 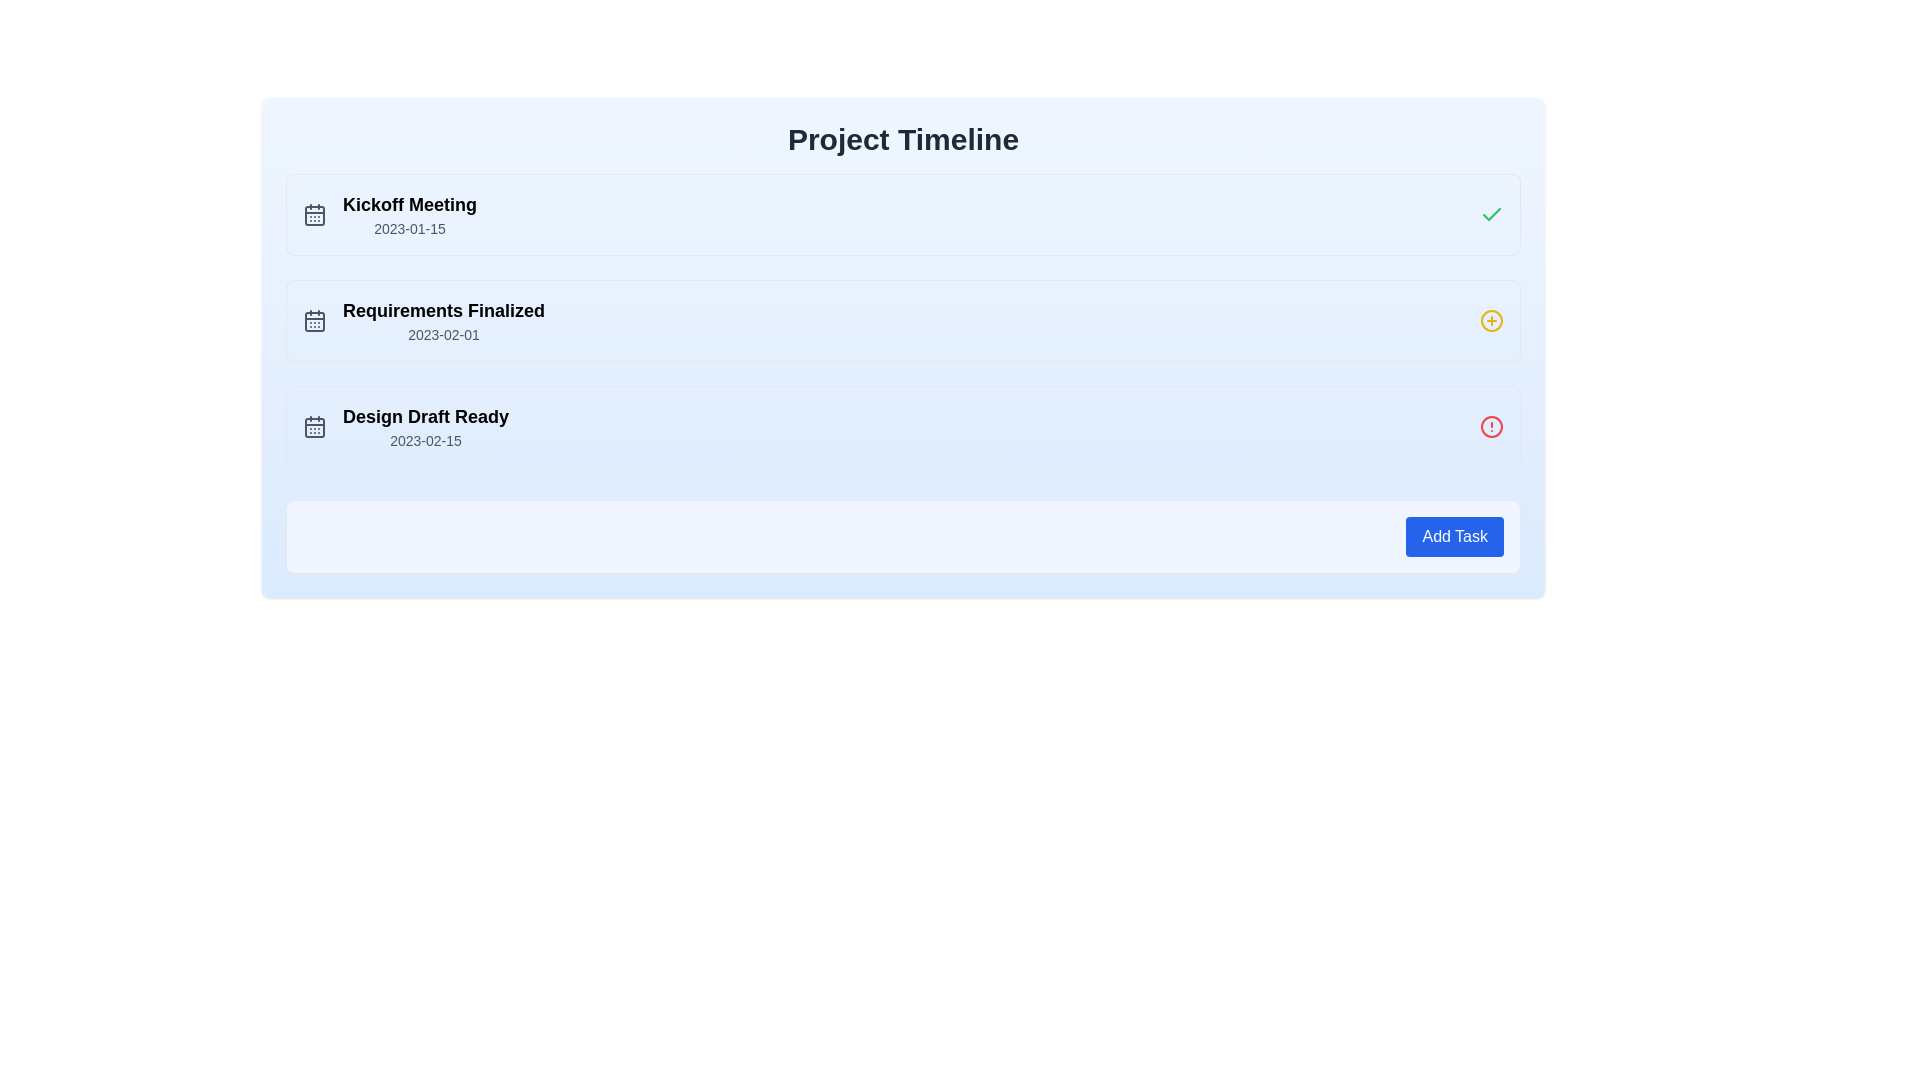 I want to click on the calendar icon representing the date for the 'Design Draft Ready' event in the Project Timeline interface, so click(x=314, y=427).